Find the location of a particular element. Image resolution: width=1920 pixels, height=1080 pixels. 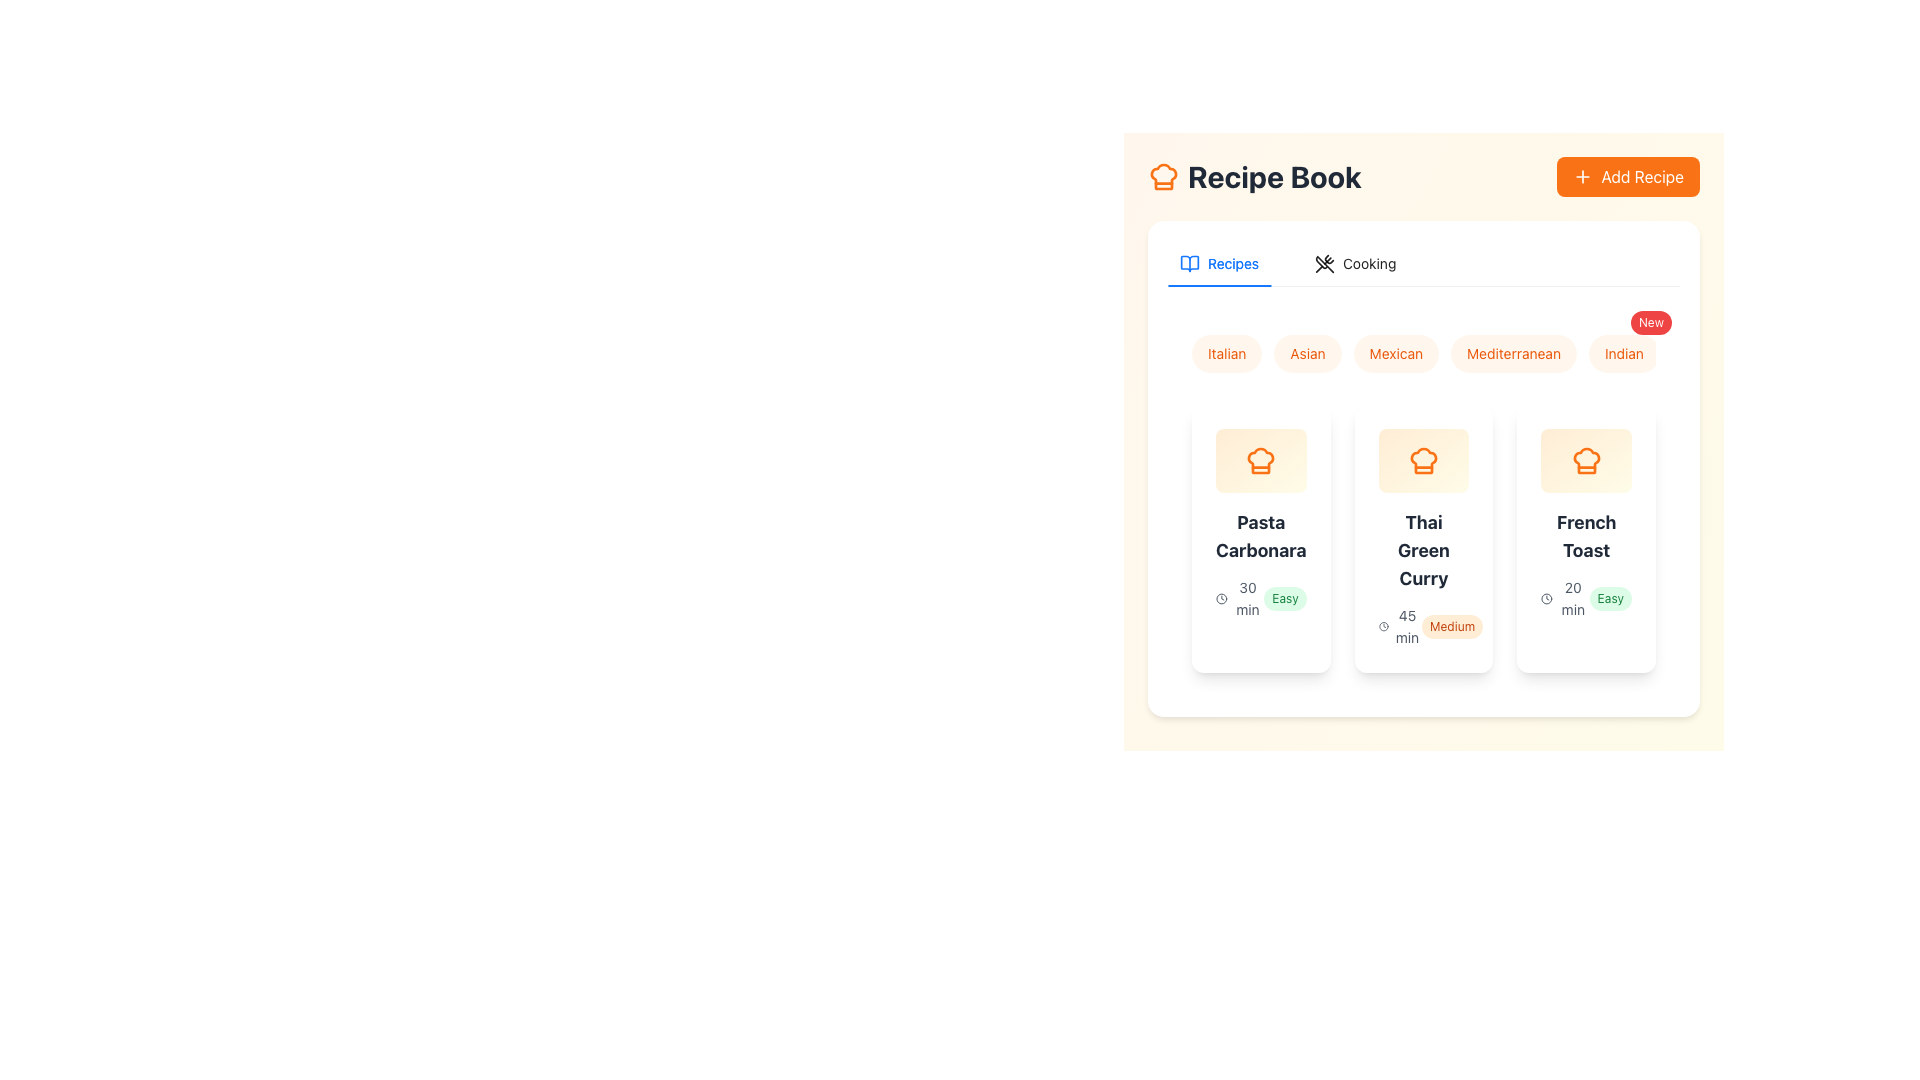

displayed text of the 'Easy' difficulty level label located in the lower right of the 'French Toast' recipe card, adjacent to the time indicator '20 min' is located at coordinates (1610, 597).